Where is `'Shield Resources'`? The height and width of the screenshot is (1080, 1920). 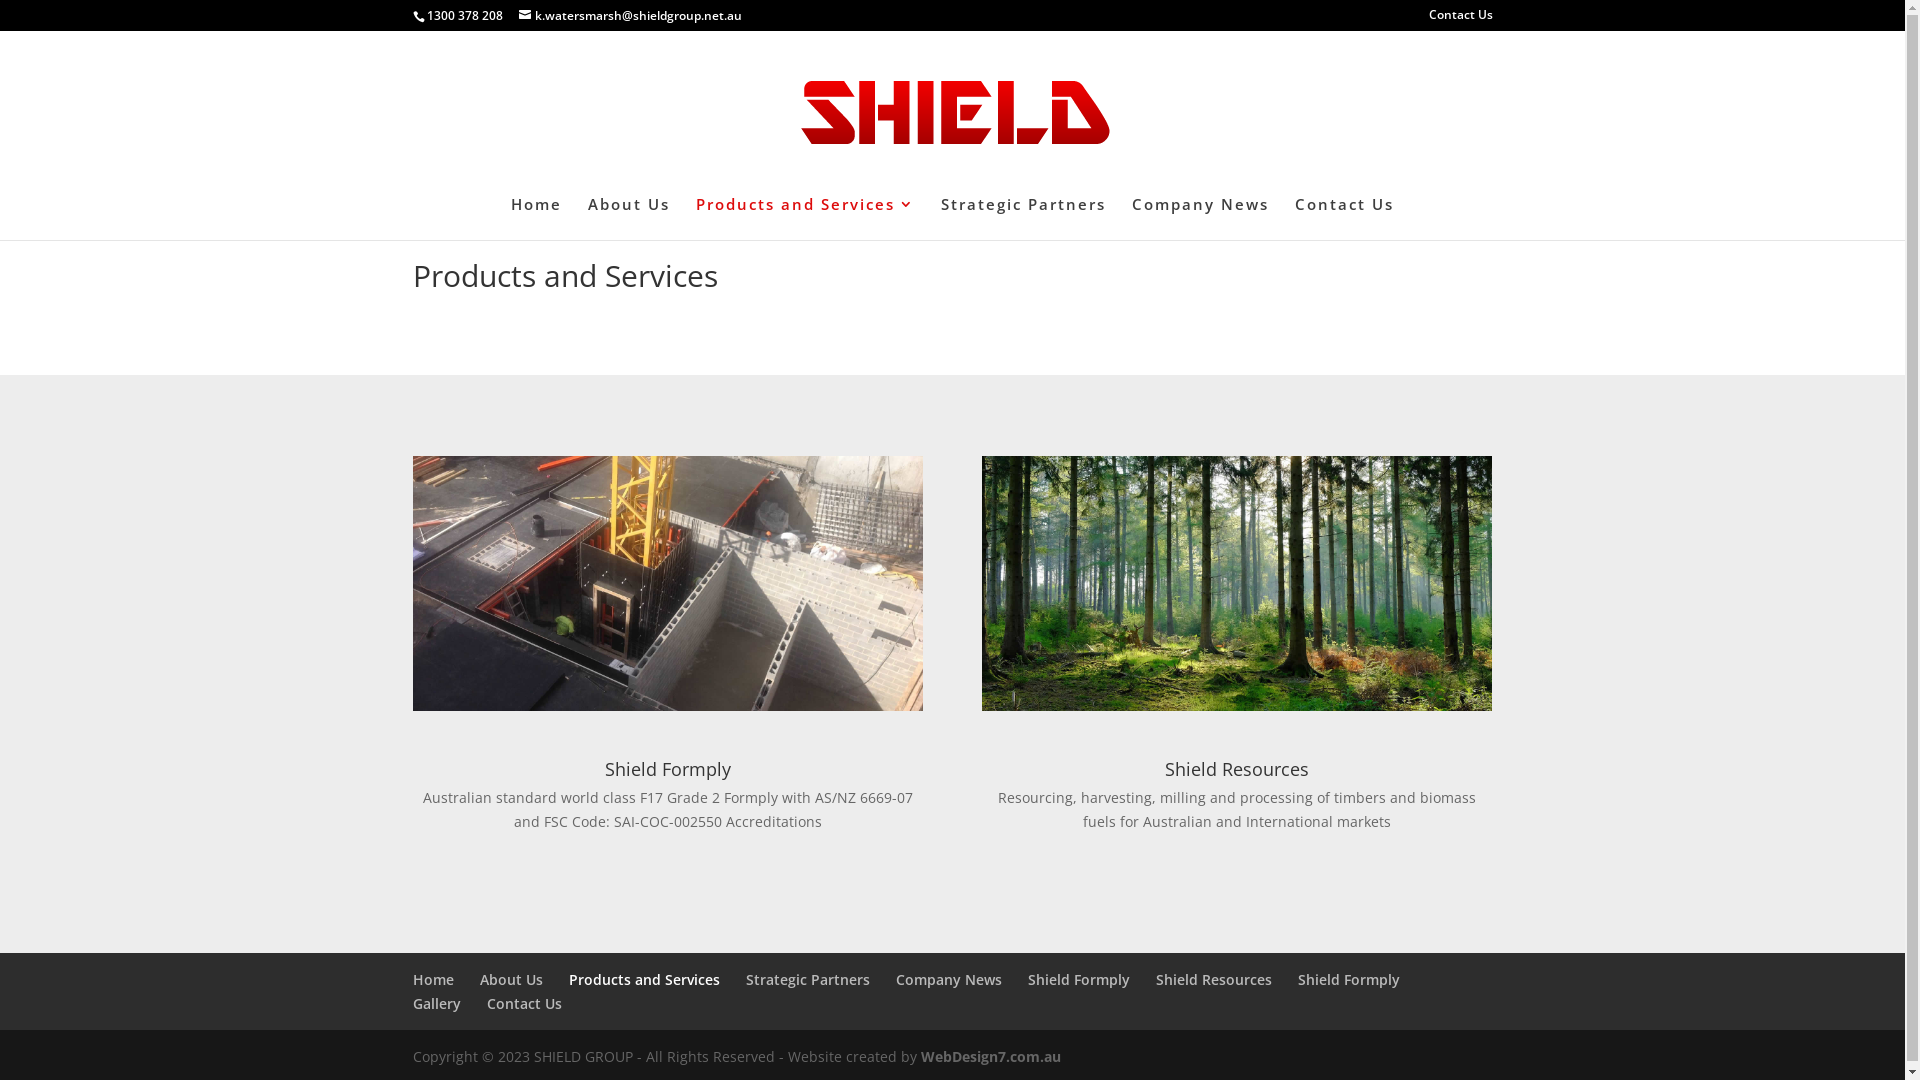 'Shield Resources' is located at coordinates (1156, 978).